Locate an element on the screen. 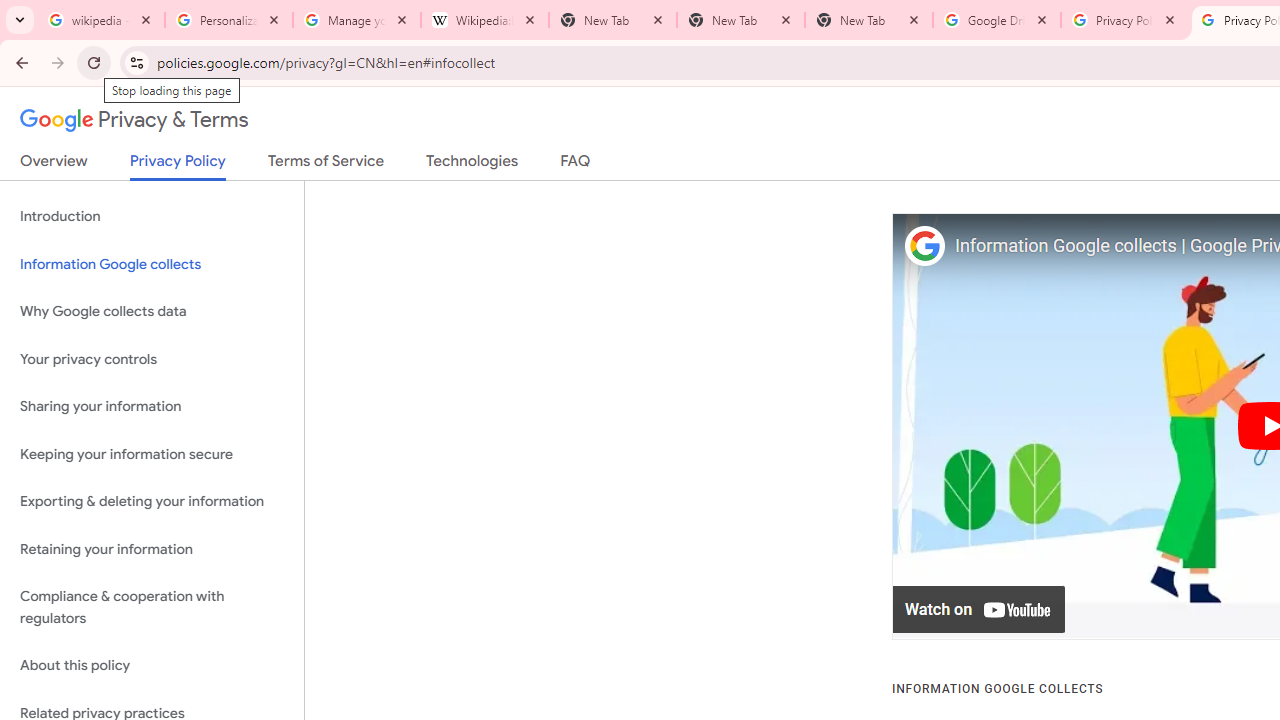 This screenshot has width=1280, height=720. 'Compliance & cooperation with regulators' is located at coordinates (151, 607).